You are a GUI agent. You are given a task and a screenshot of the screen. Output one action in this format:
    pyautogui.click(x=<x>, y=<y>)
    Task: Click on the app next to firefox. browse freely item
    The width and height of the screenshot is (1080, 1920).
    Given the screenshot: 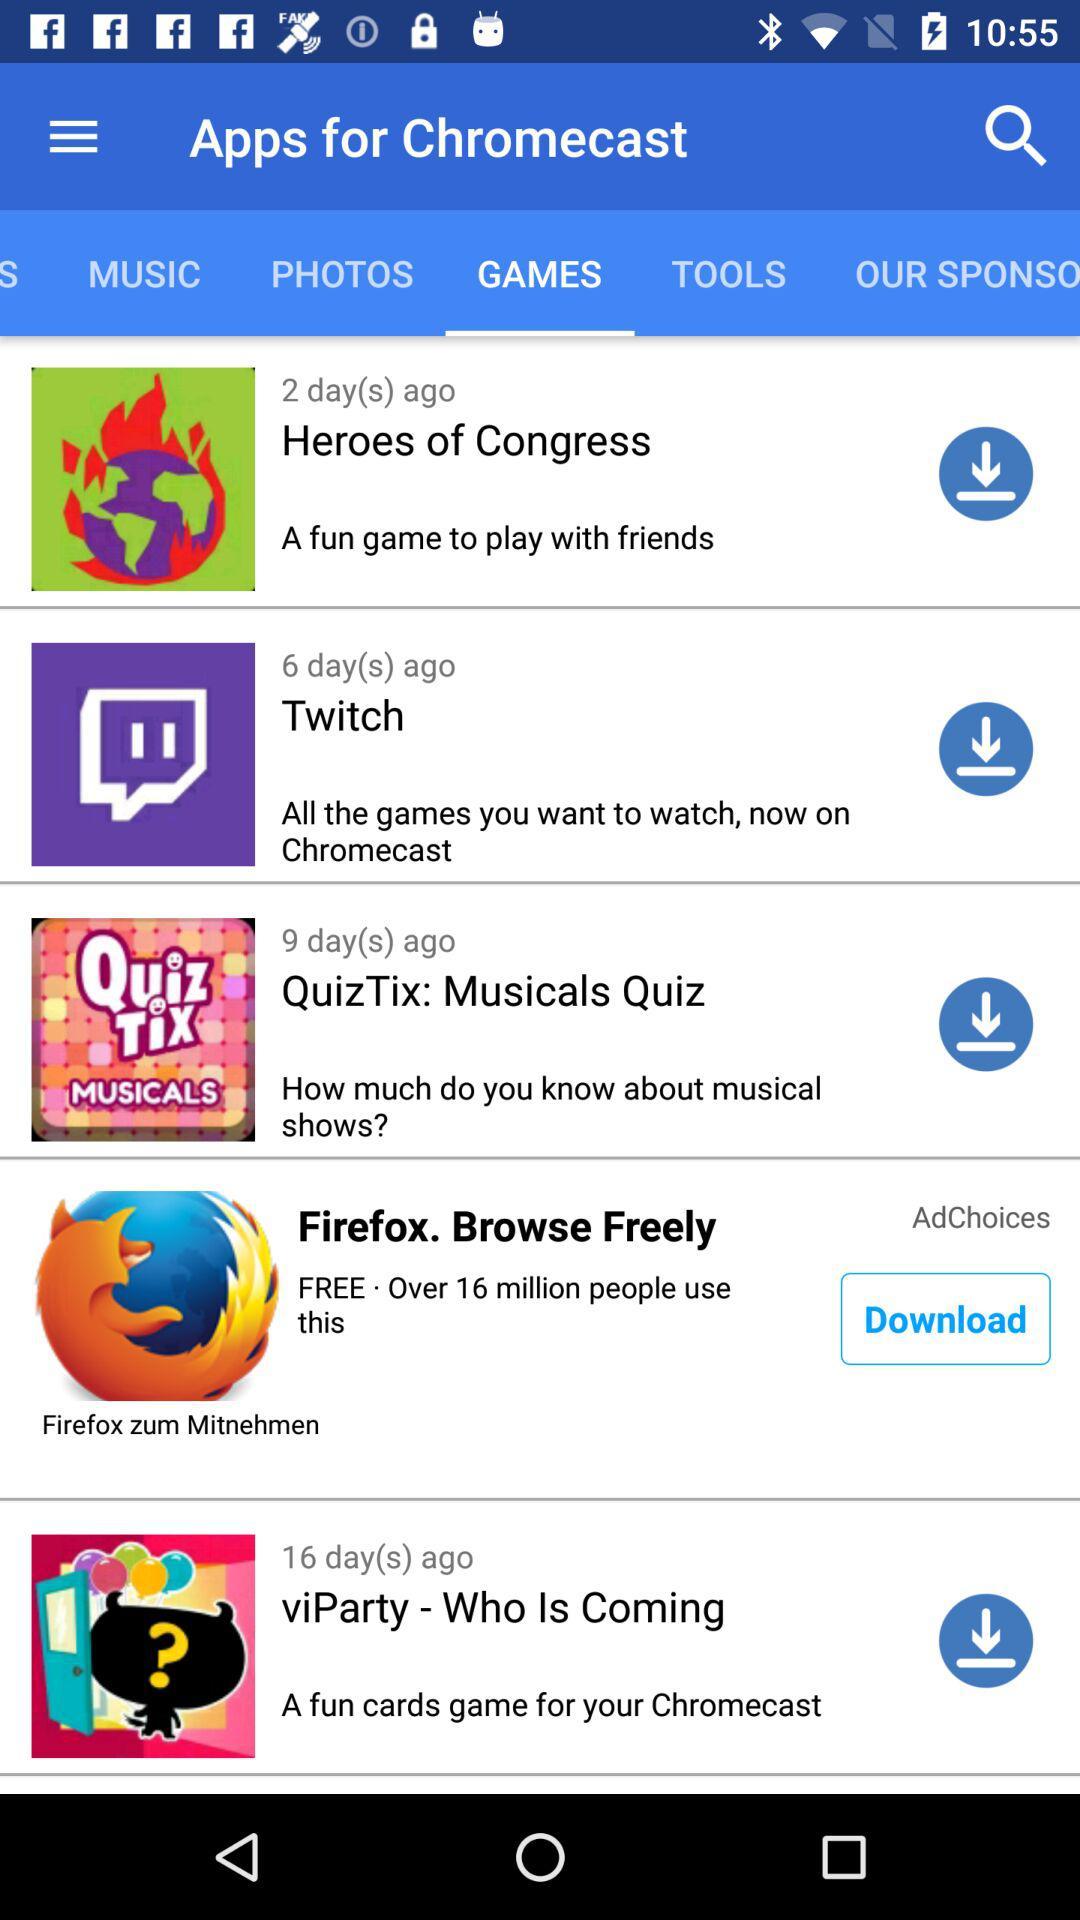 What is the action you would take?
    pyautogui.click(x=980, y=1213)
    